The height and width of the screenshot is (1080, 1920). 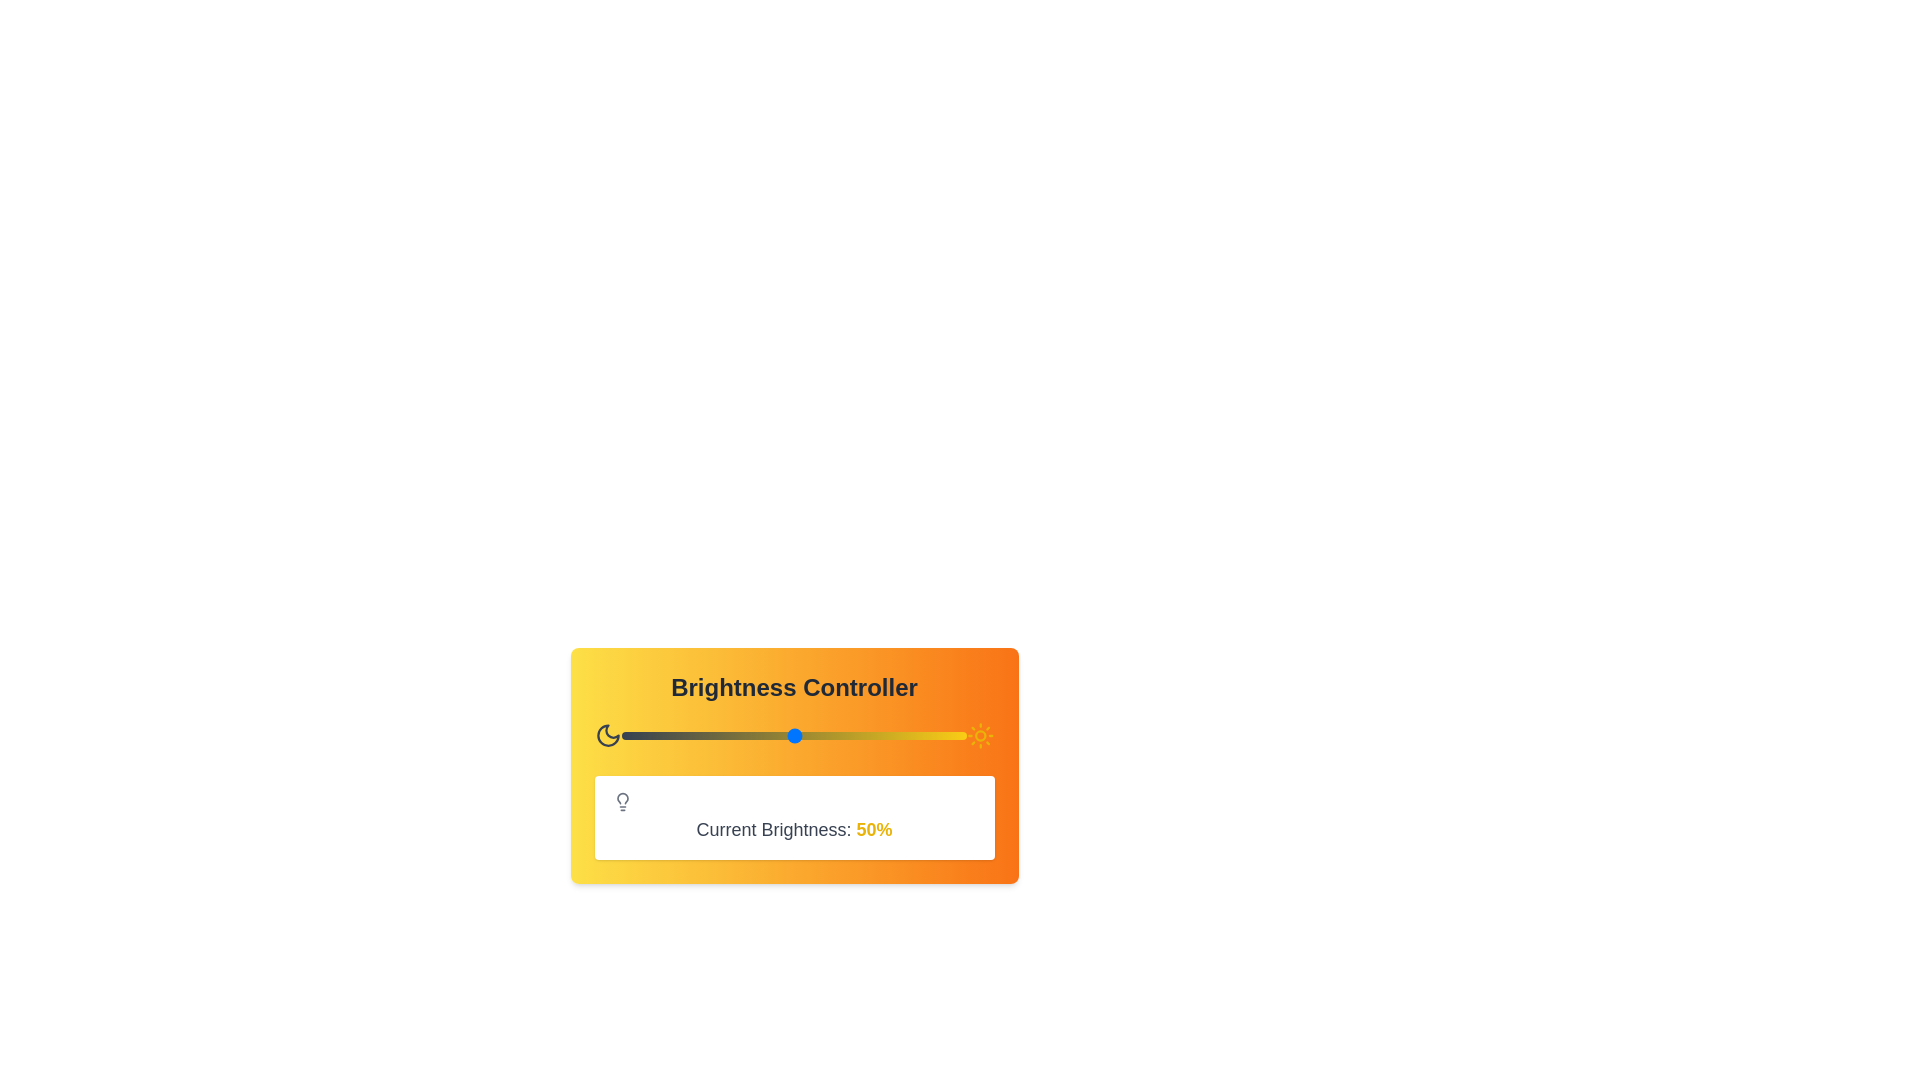 I want to click on the brightness level to 96% by interacting with the slider, so click(x=952, y=736).